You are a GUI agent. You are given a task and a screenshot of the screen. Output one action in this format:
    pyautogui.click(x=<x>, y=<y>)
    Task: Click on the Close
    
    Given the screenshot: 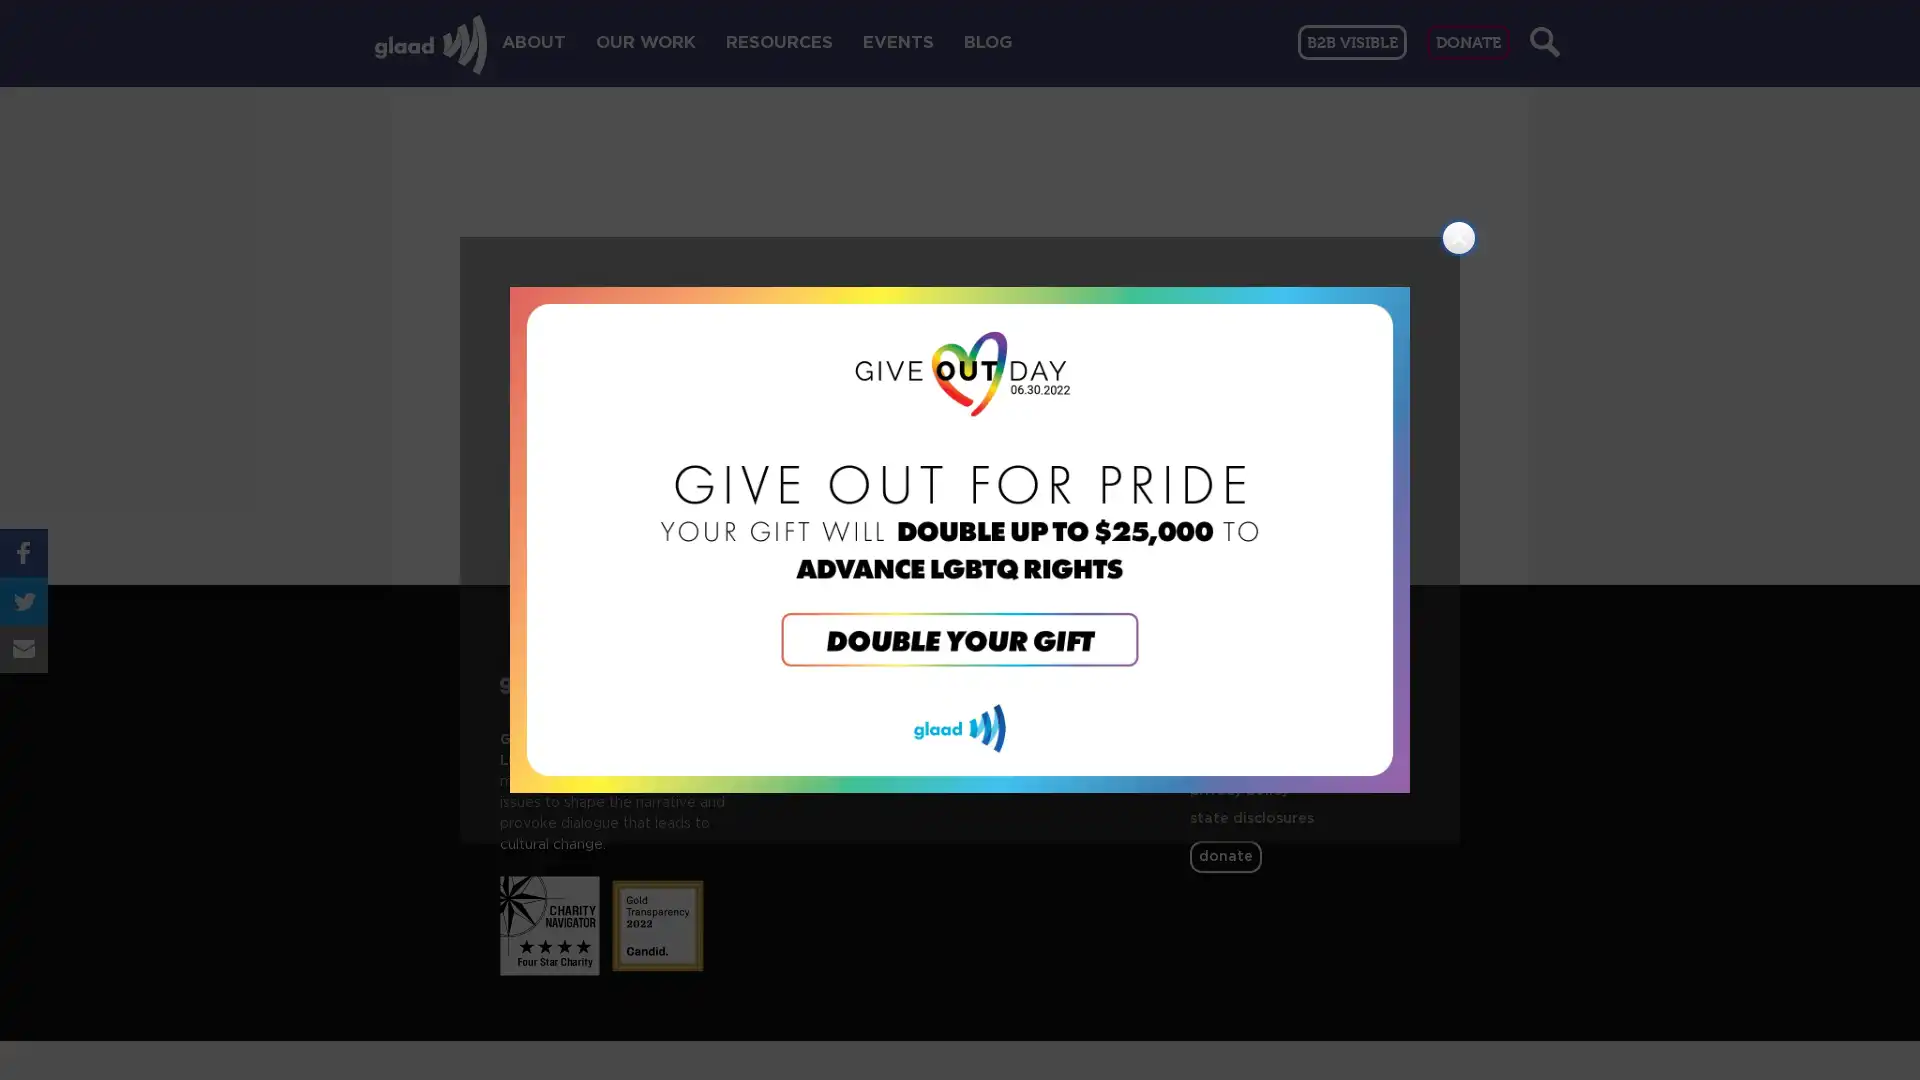 What is the action you would take?
    pyautogui.click(x=1459, y=237)
    